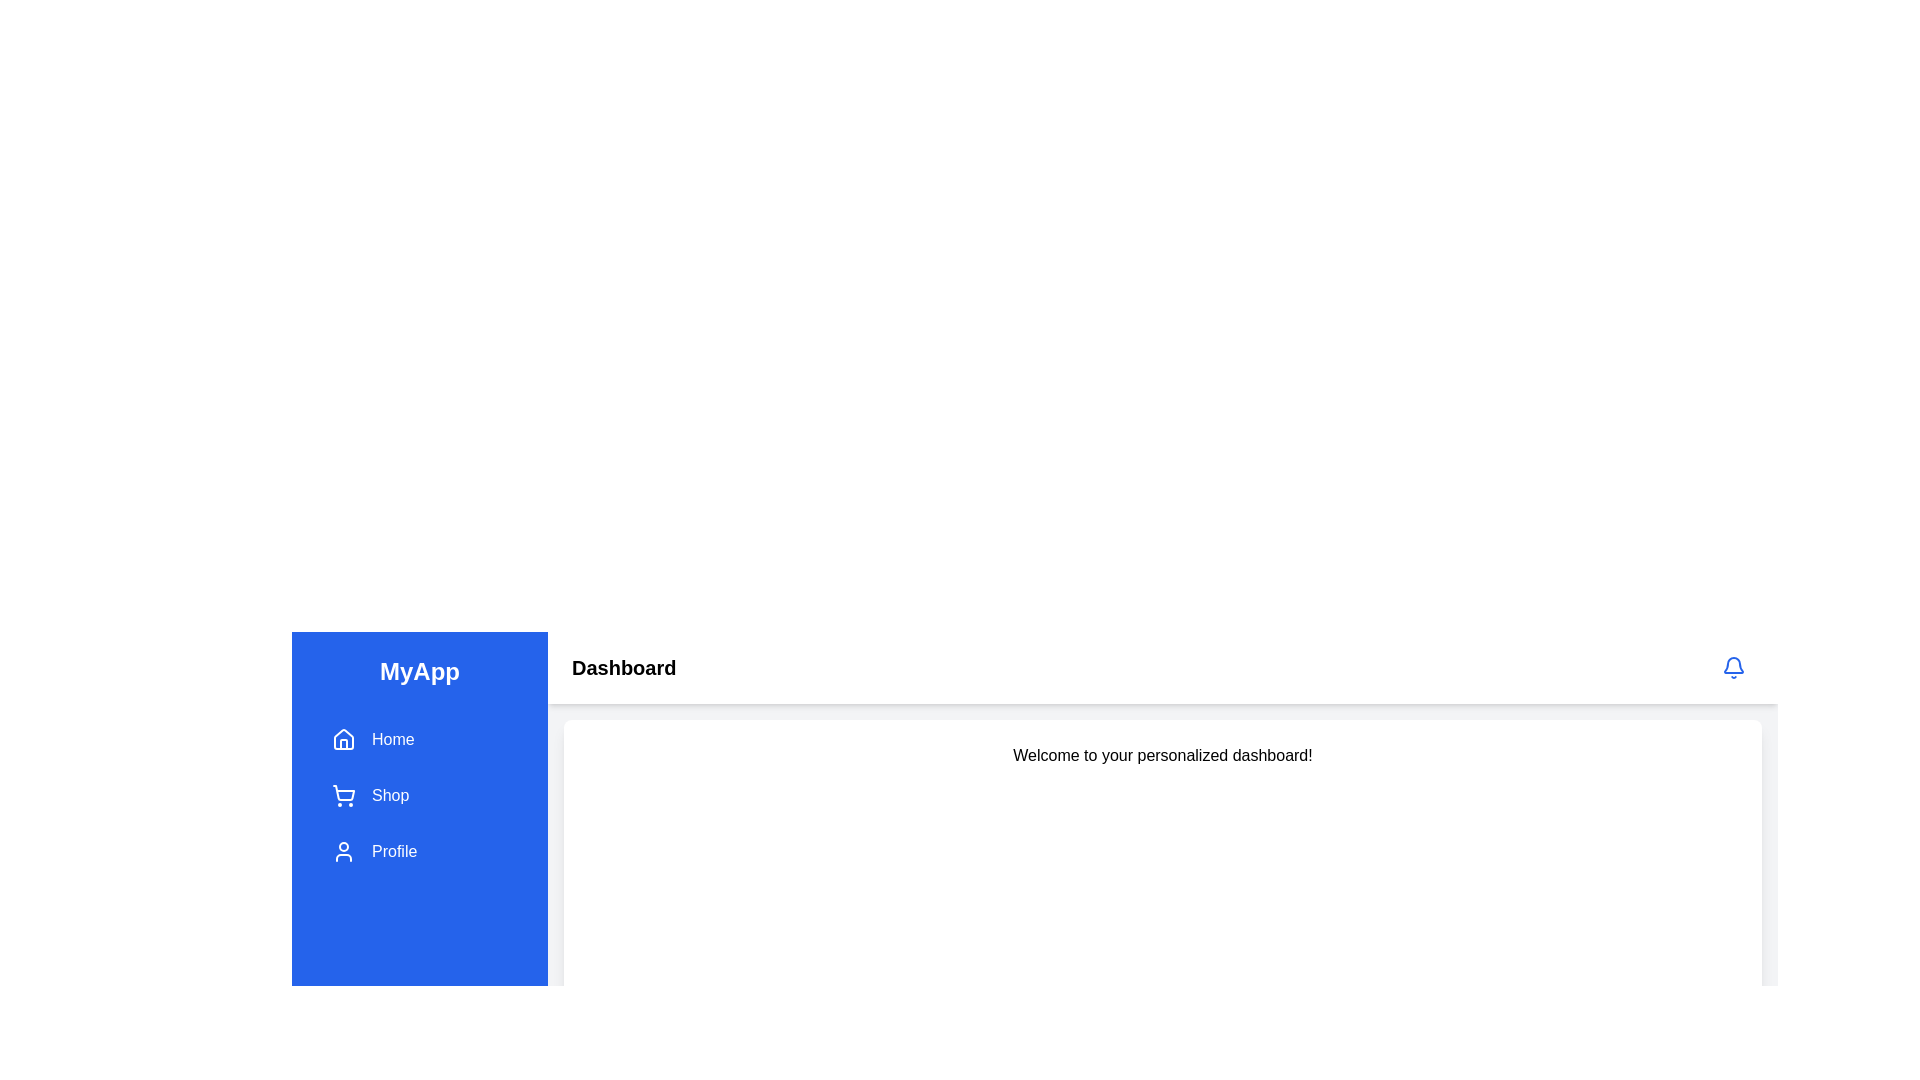 The image size is (1920, 1080). Describe the element at coordinates (419, 740) in the screenshot. I see `the navigation button that directs users to the home or dashboard page of the application, located at the first position in the vertical navigation section on the left side of the interface` at that location.